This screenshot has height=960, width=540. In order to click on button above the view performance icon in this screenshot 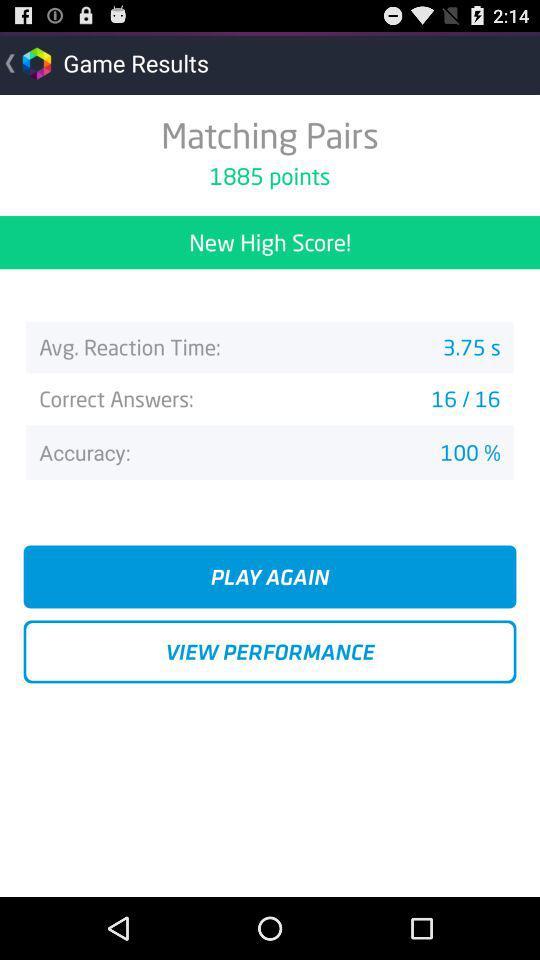, I will do `click(270, 576)`.